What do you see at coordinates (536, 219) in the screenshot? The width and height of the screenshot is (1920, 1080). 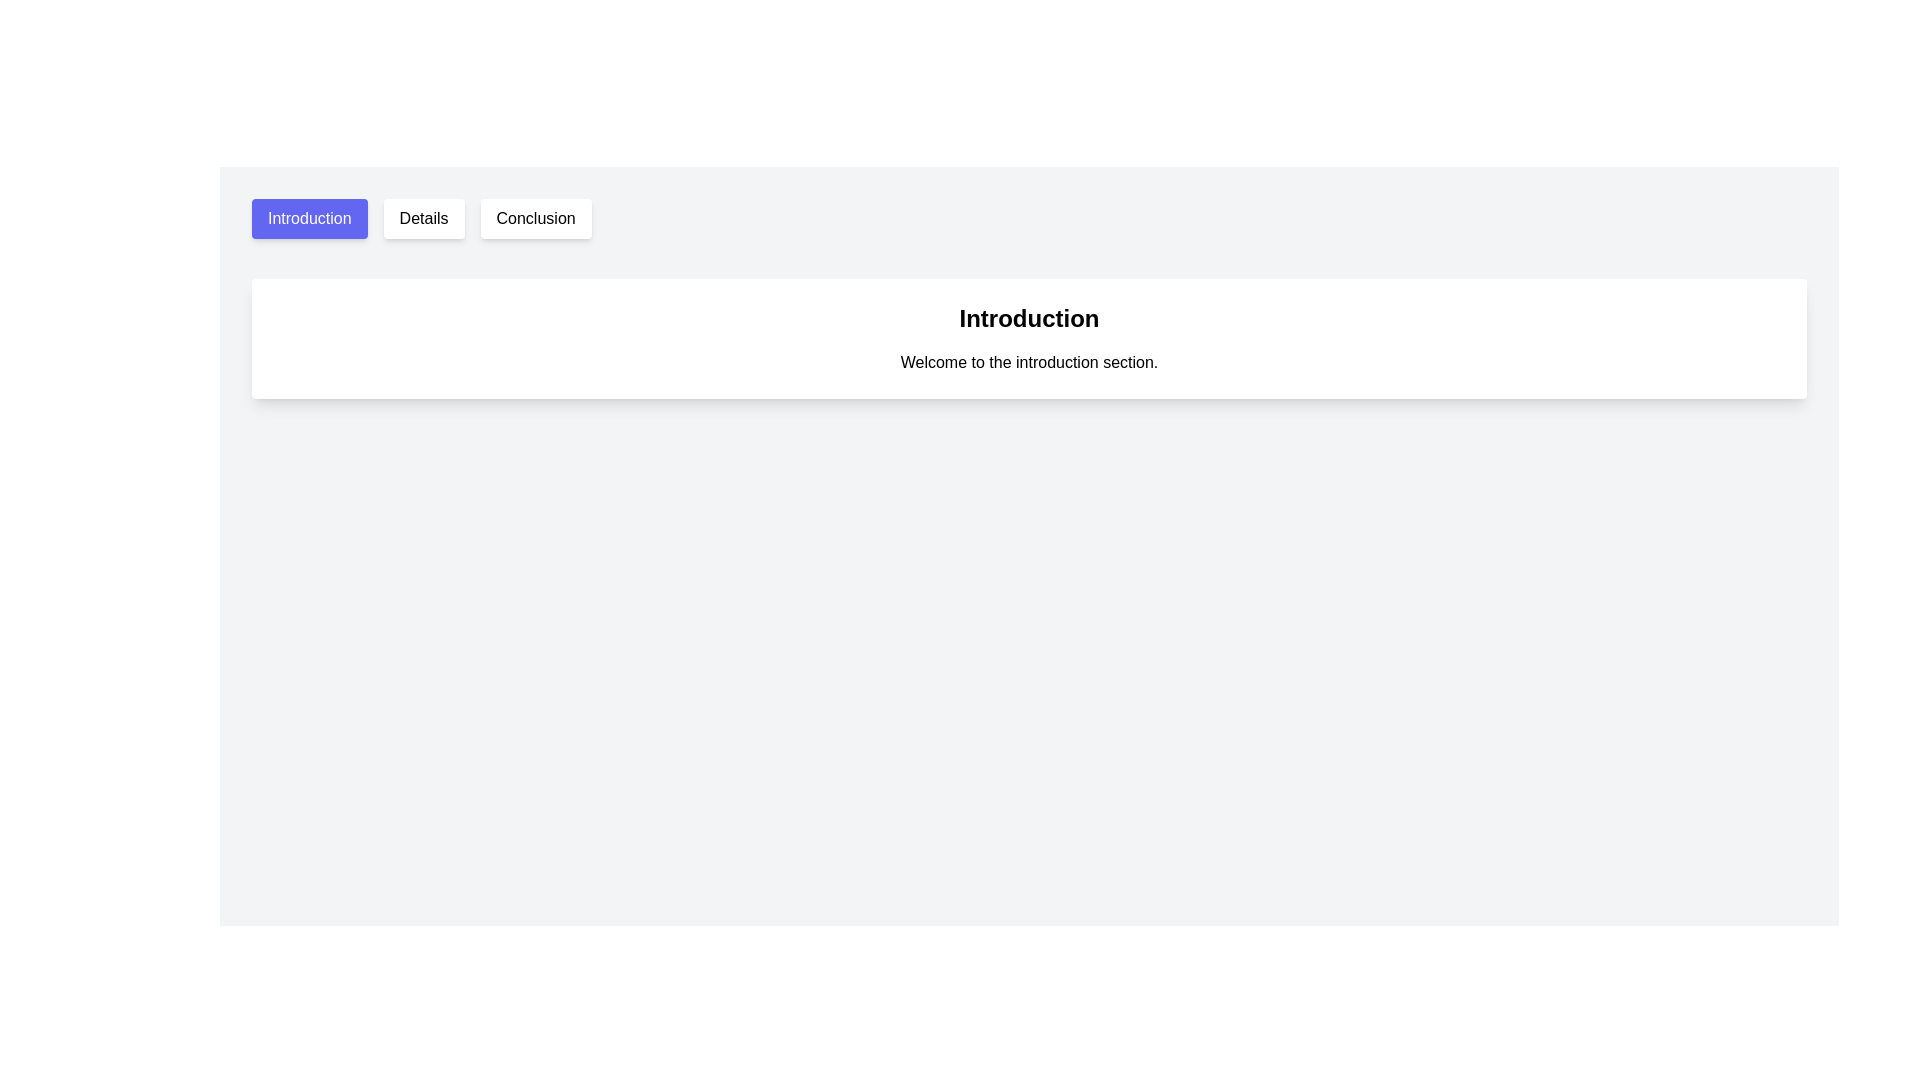 I see `the 'Conclusion' button, which is a rectangular button with a white background and black text, located at the top center of the interface` at bounding box center [536, 219].